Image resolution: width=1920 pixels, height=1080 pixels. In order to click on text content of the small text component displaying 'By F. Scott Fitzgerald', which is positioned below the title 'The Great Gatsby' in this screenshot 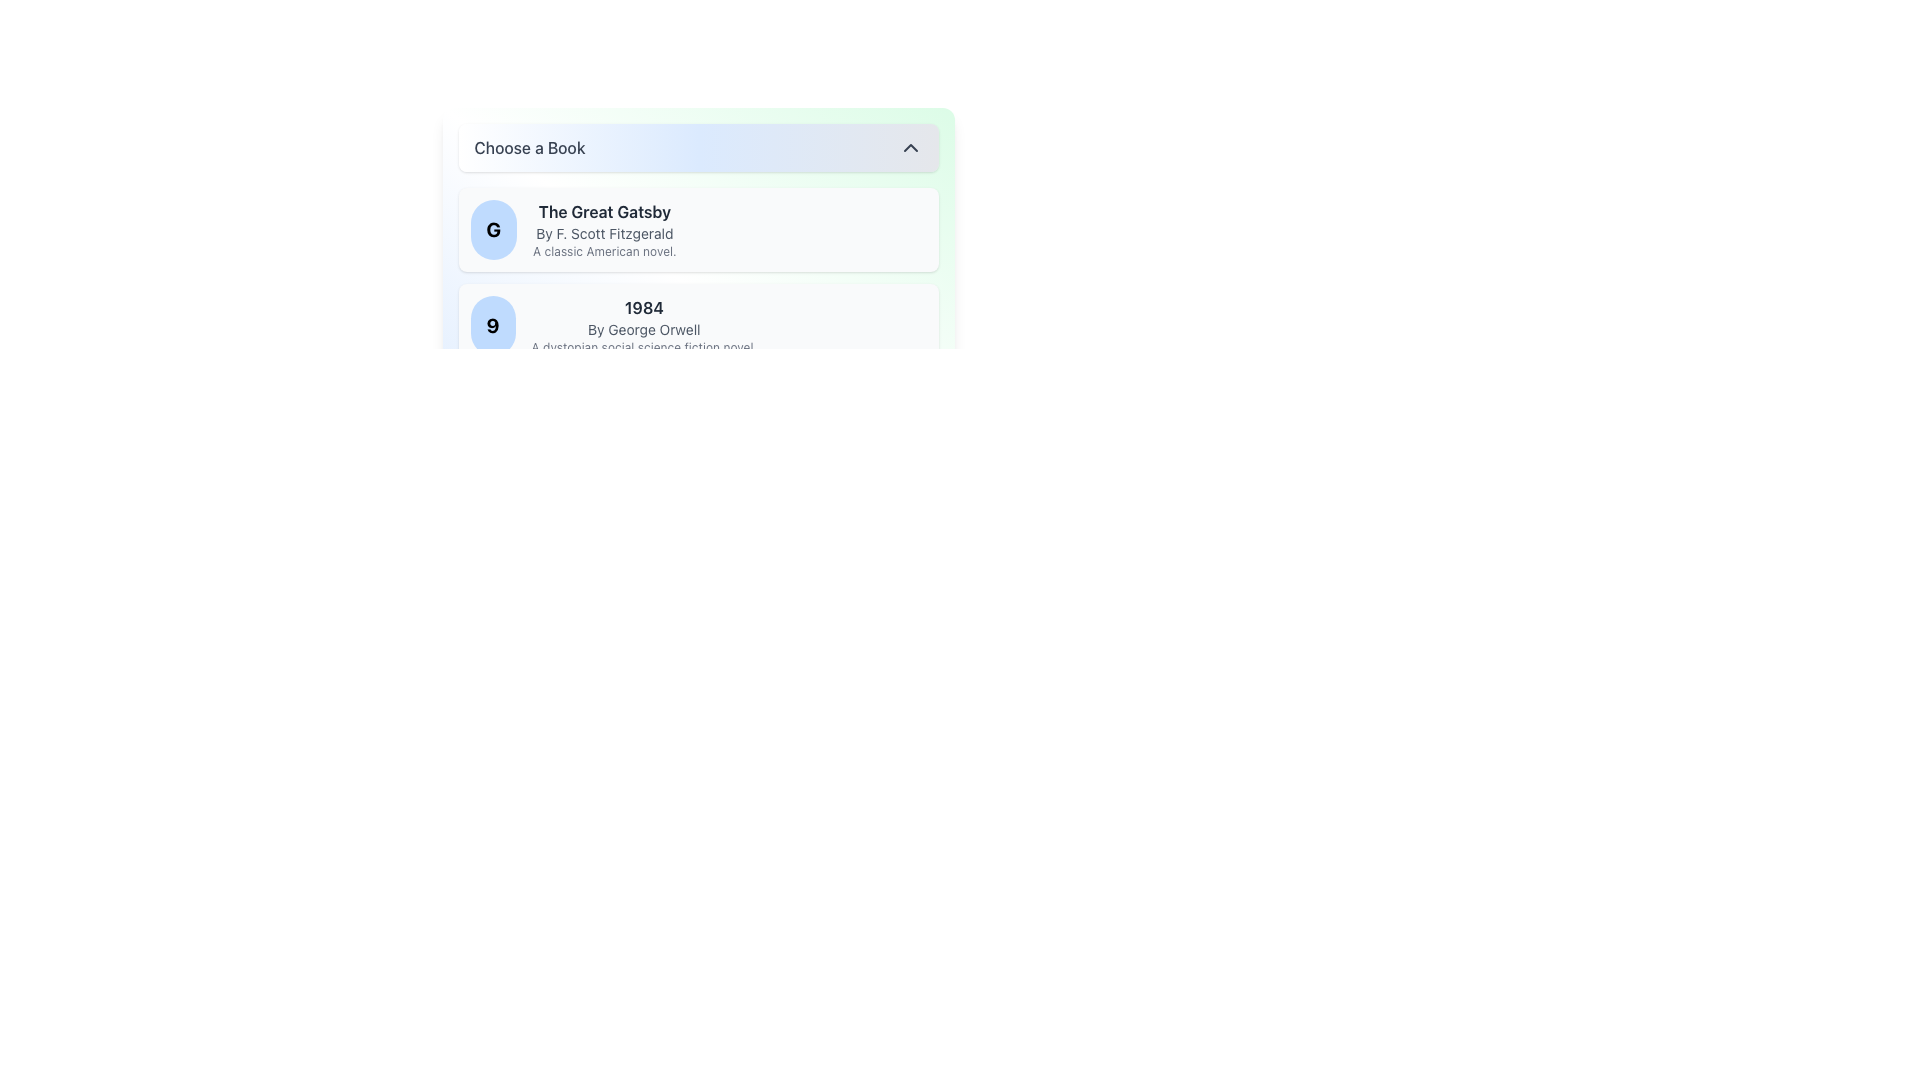, I will do `click(603, 233)`.